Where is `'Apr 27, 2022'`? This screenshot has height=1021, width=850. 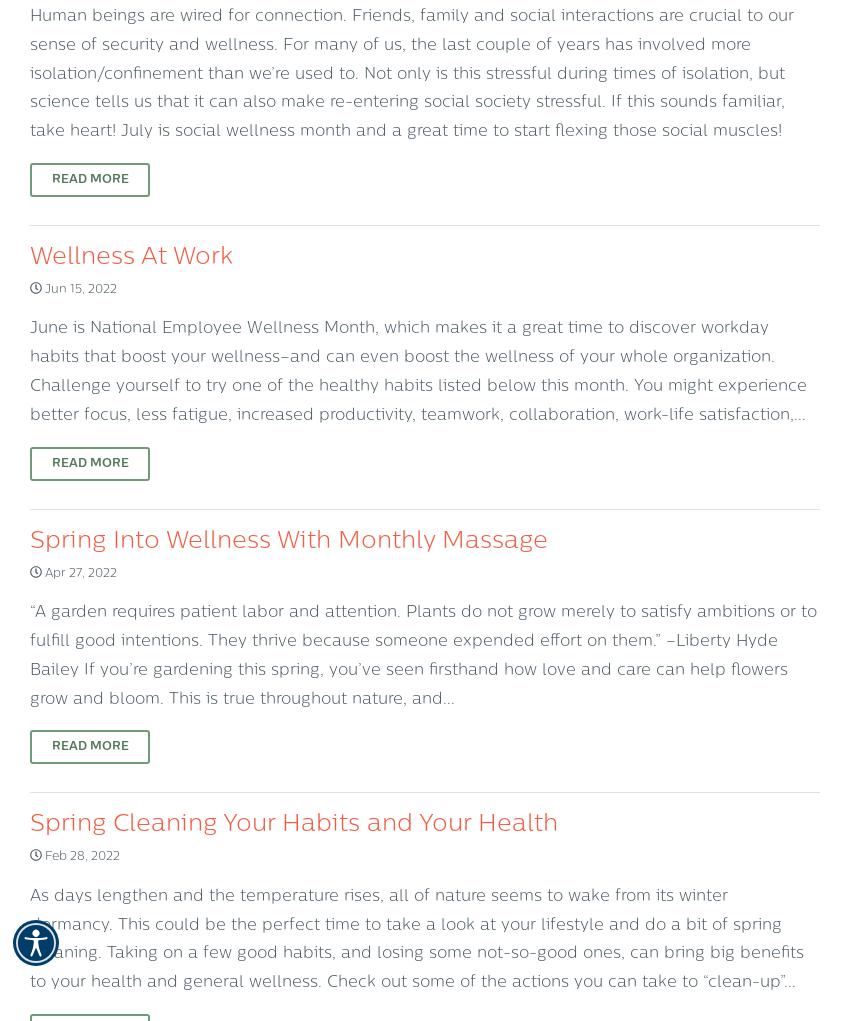
'Apr 27, 2022' is located at coordinates (40, 571).